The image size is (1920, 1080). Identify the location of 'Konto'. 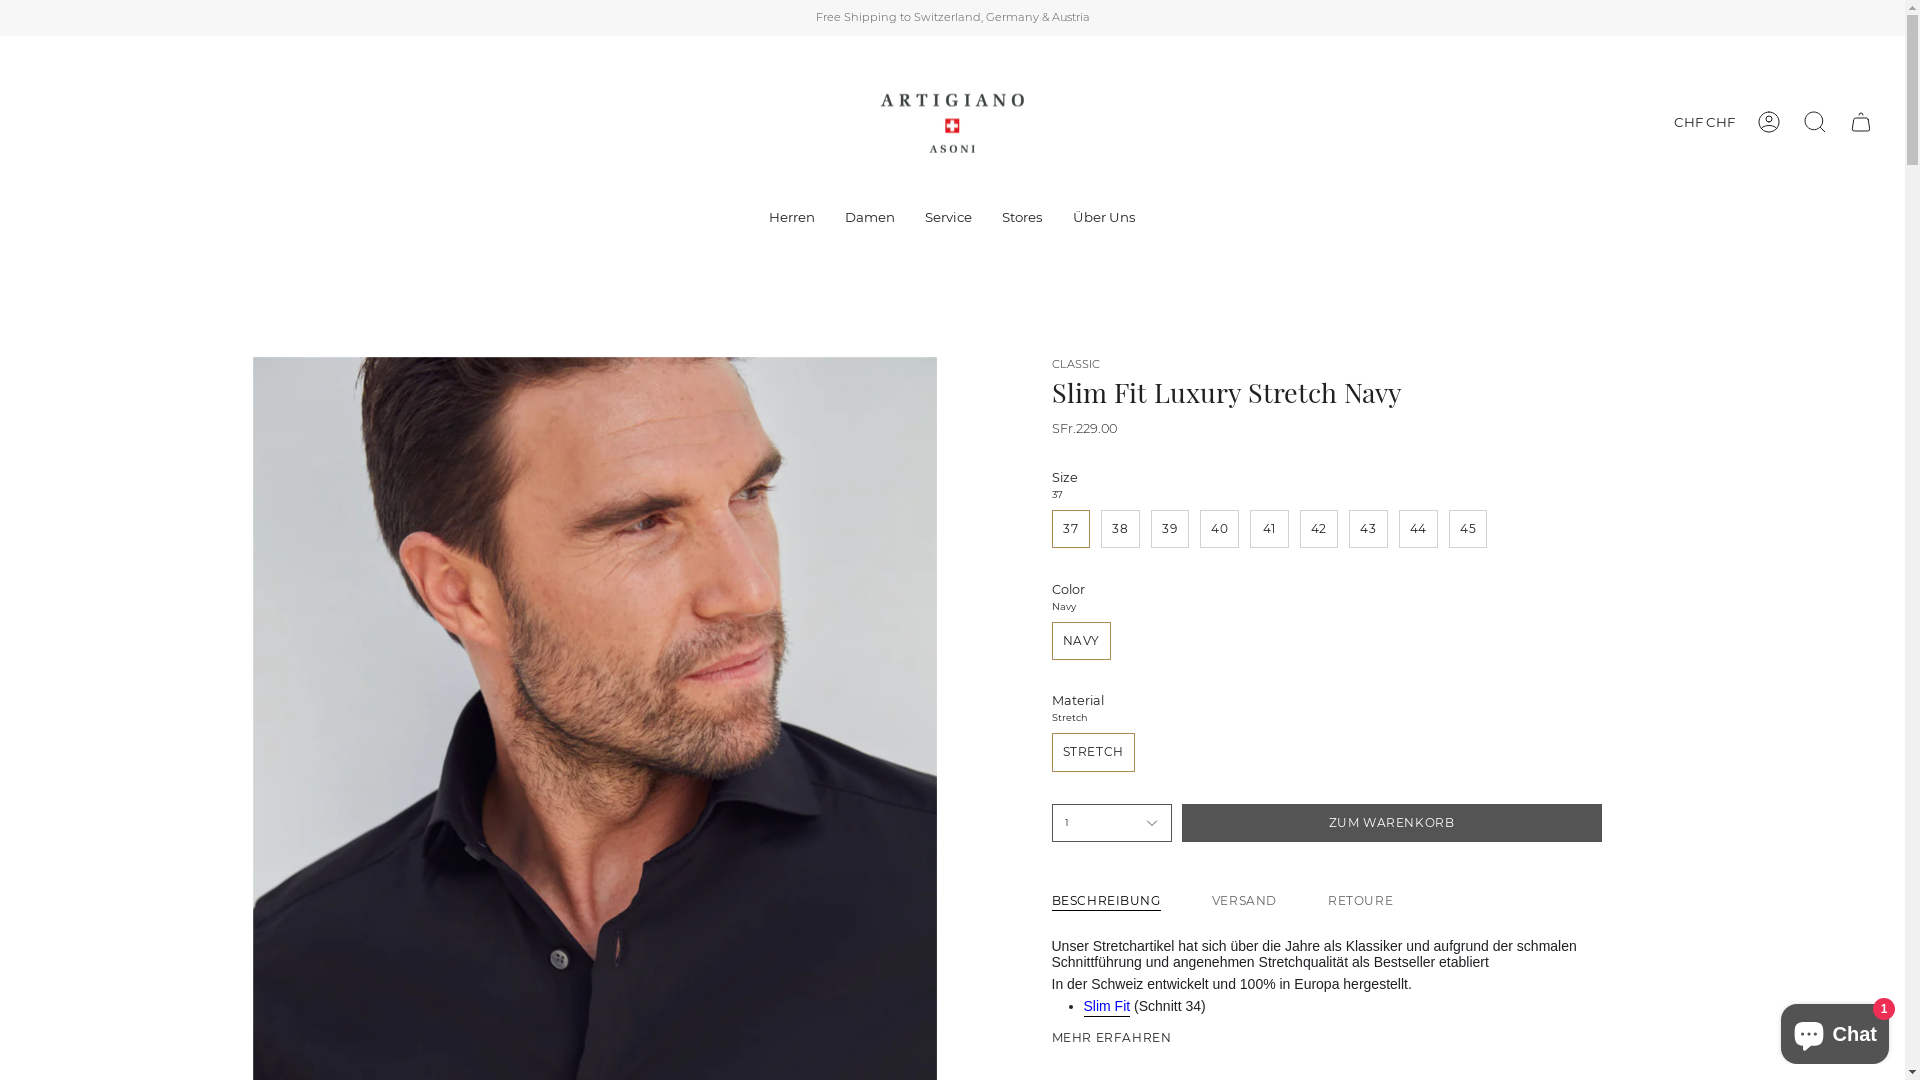
(1769, 122).